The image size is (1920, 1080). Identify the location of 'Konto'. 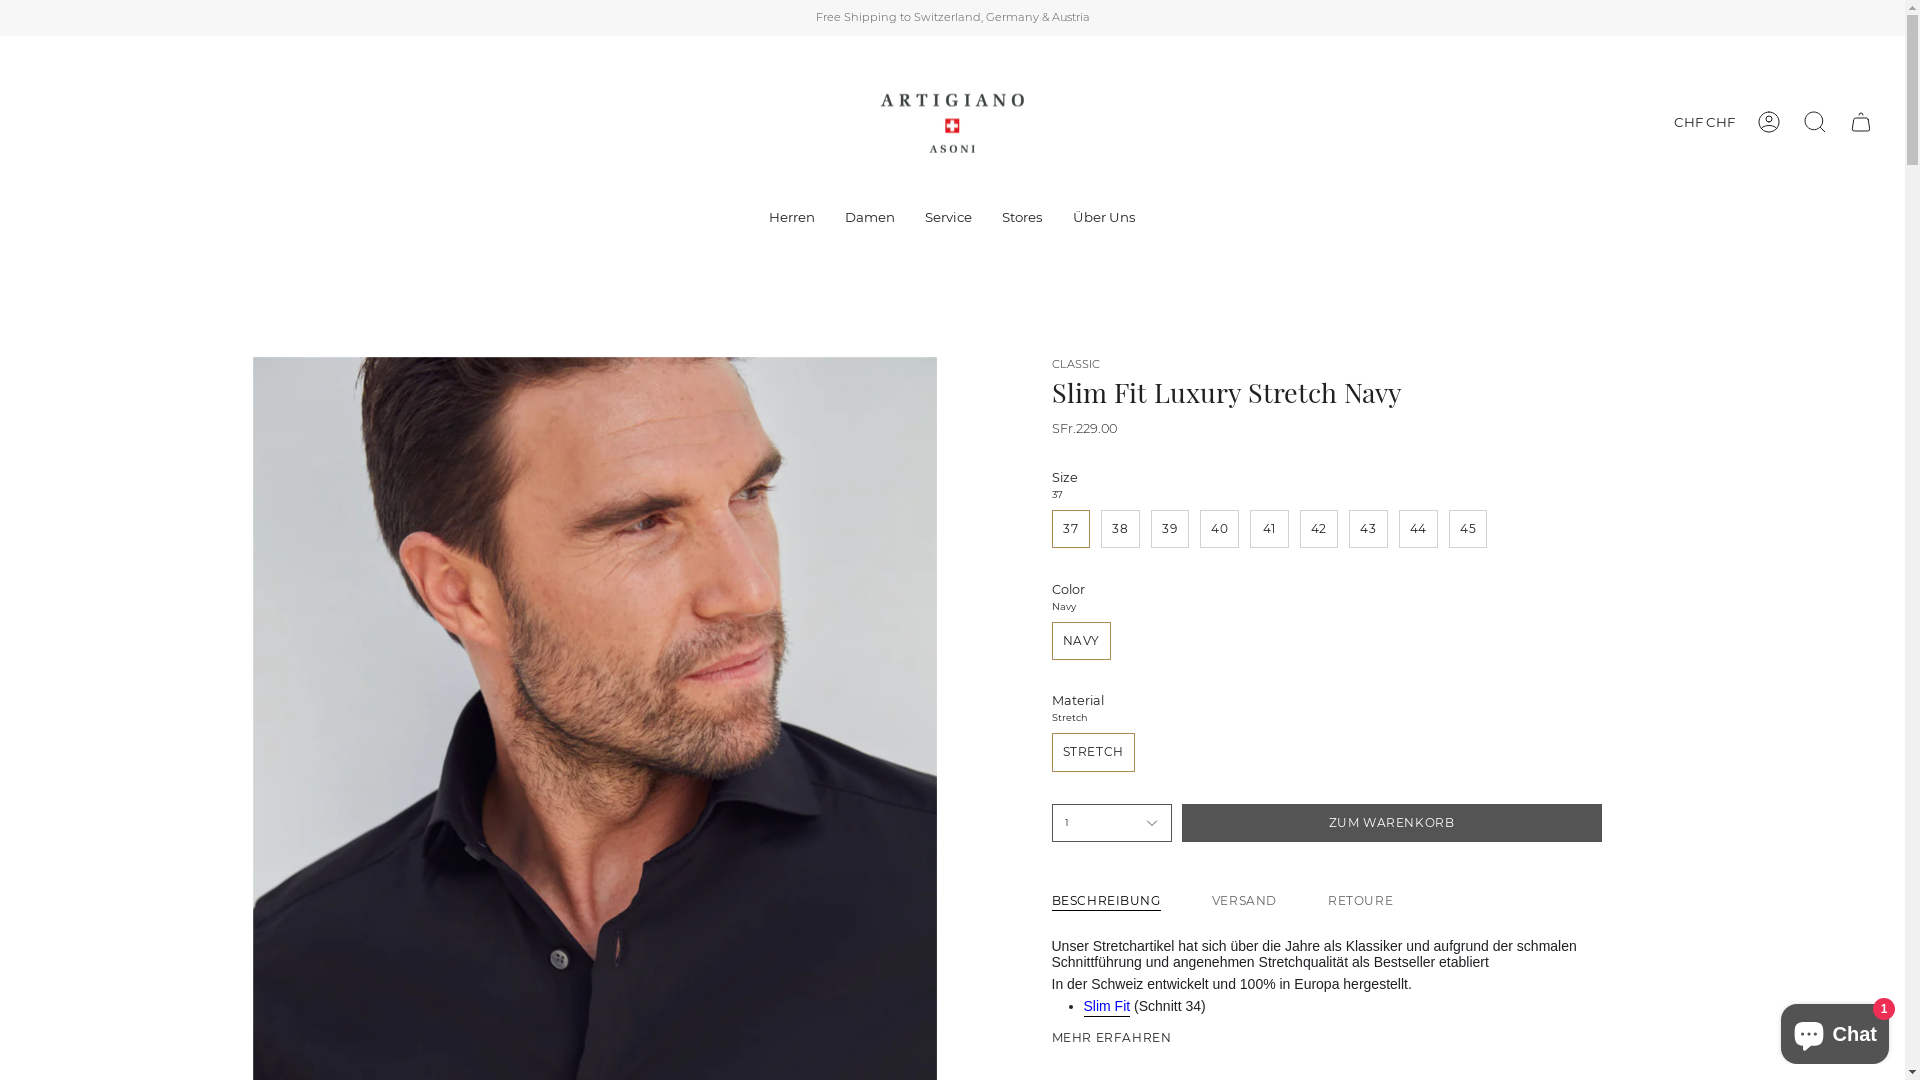
(1769, 122).